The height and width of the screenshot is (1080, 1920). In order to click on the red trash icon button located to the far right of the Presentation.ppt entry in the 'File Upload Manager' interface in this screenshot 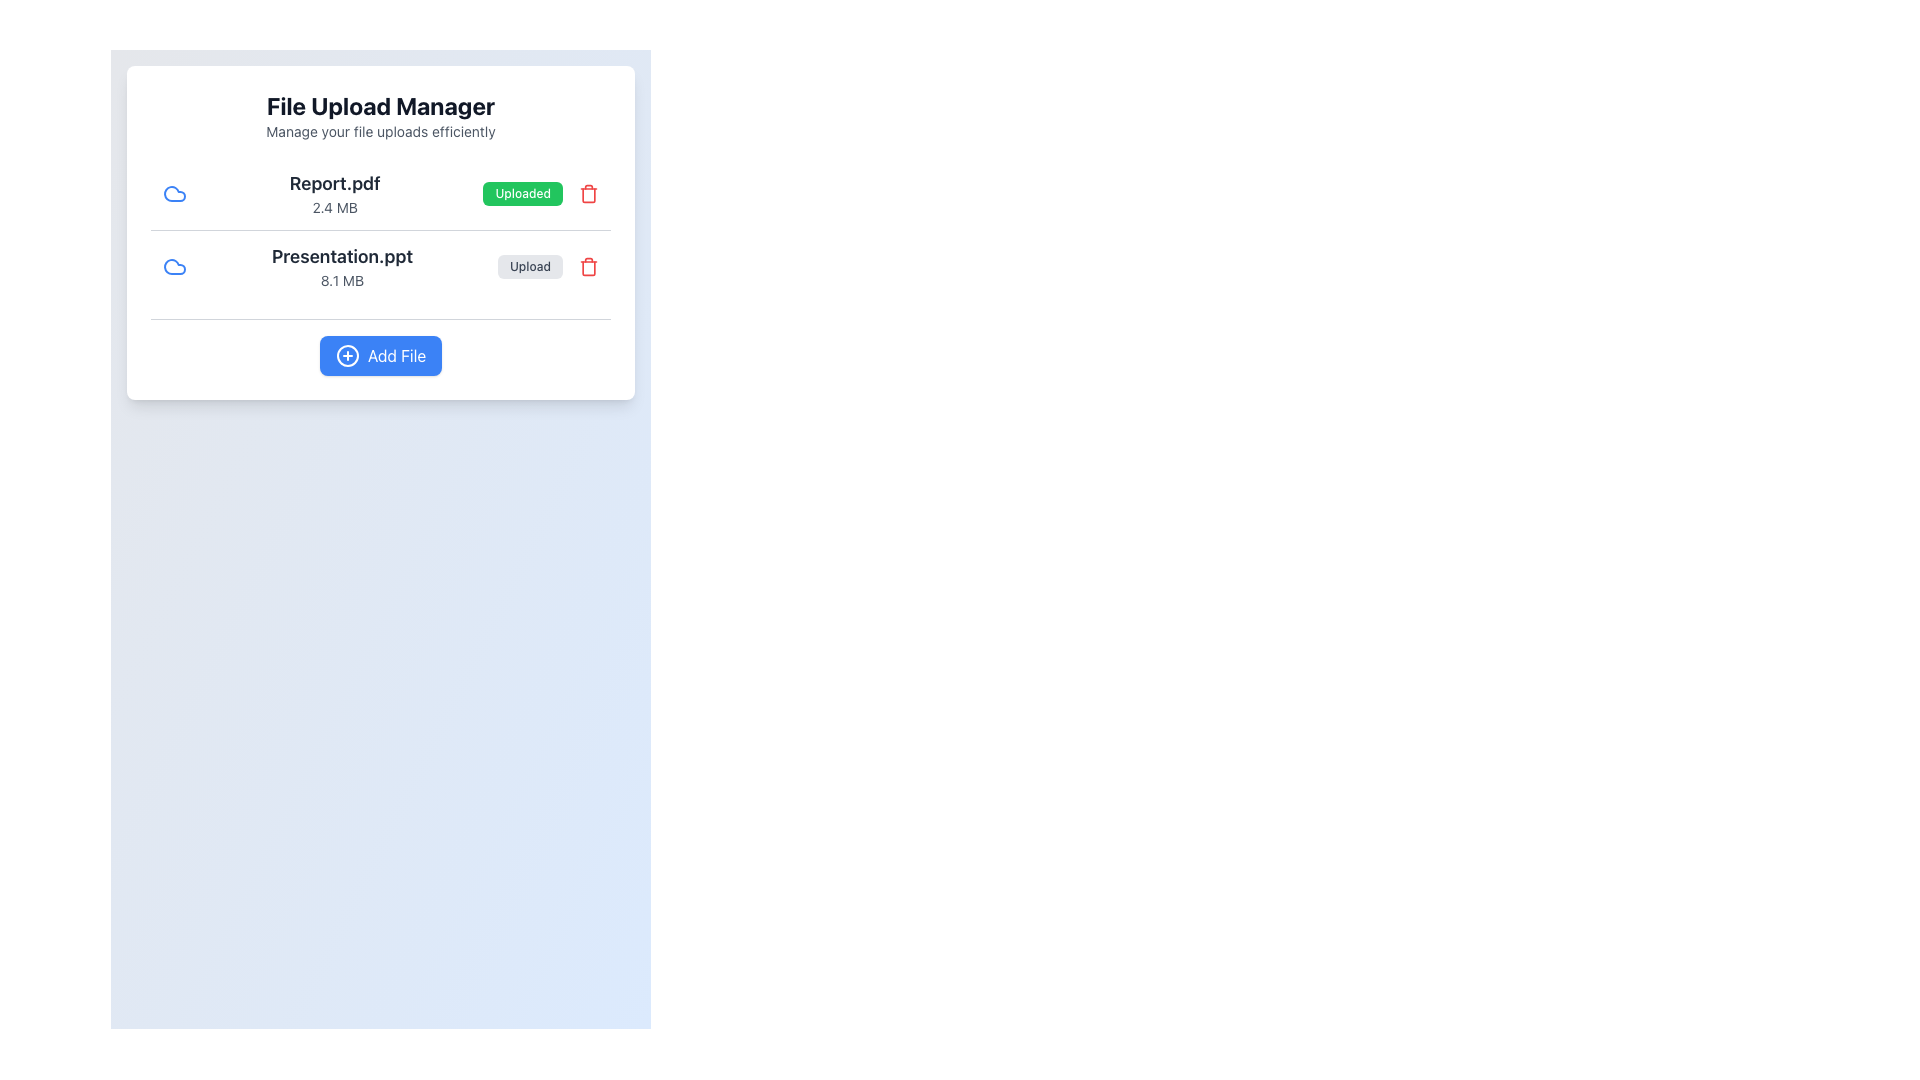, I will do `click(588, 265)`.